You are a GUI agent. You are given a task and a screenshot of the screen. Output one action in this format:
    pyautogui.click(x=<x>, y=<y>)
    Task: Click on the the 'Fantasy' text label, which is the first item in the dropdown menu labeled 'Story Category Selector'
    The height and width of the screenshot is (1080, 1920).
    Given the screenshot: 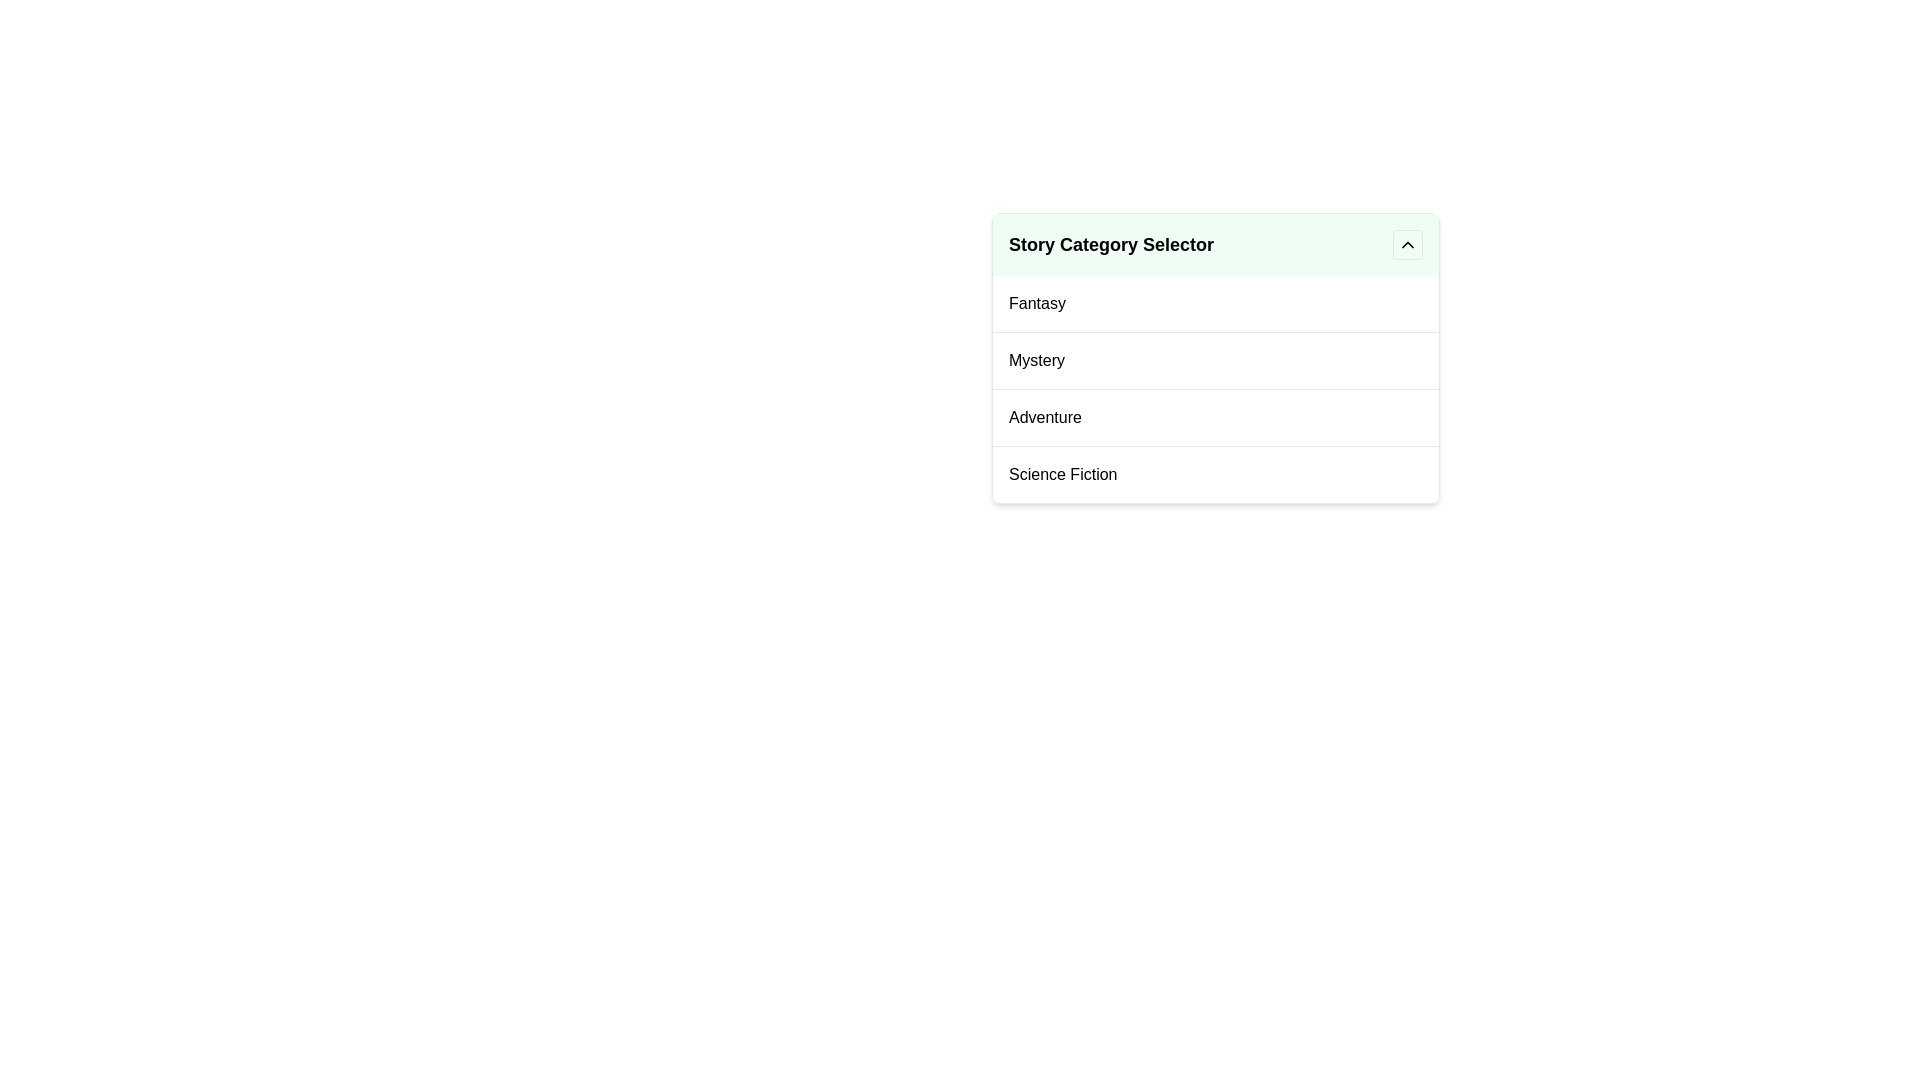 What is the action you would take?
    pyautogui.click(x=1037, y=304)
    